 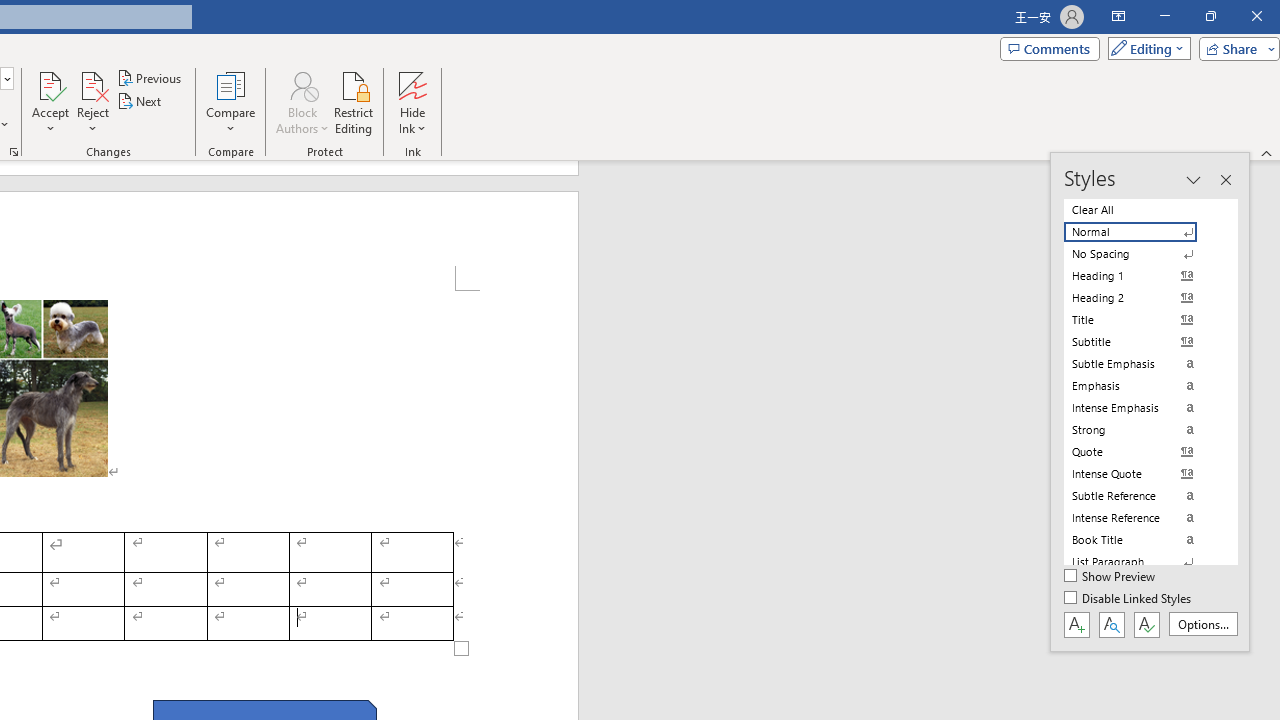 What do you see at coordinates (1144, 47) in the screenshot?
I see `'Editing'` at bounding box center [1144, 47].